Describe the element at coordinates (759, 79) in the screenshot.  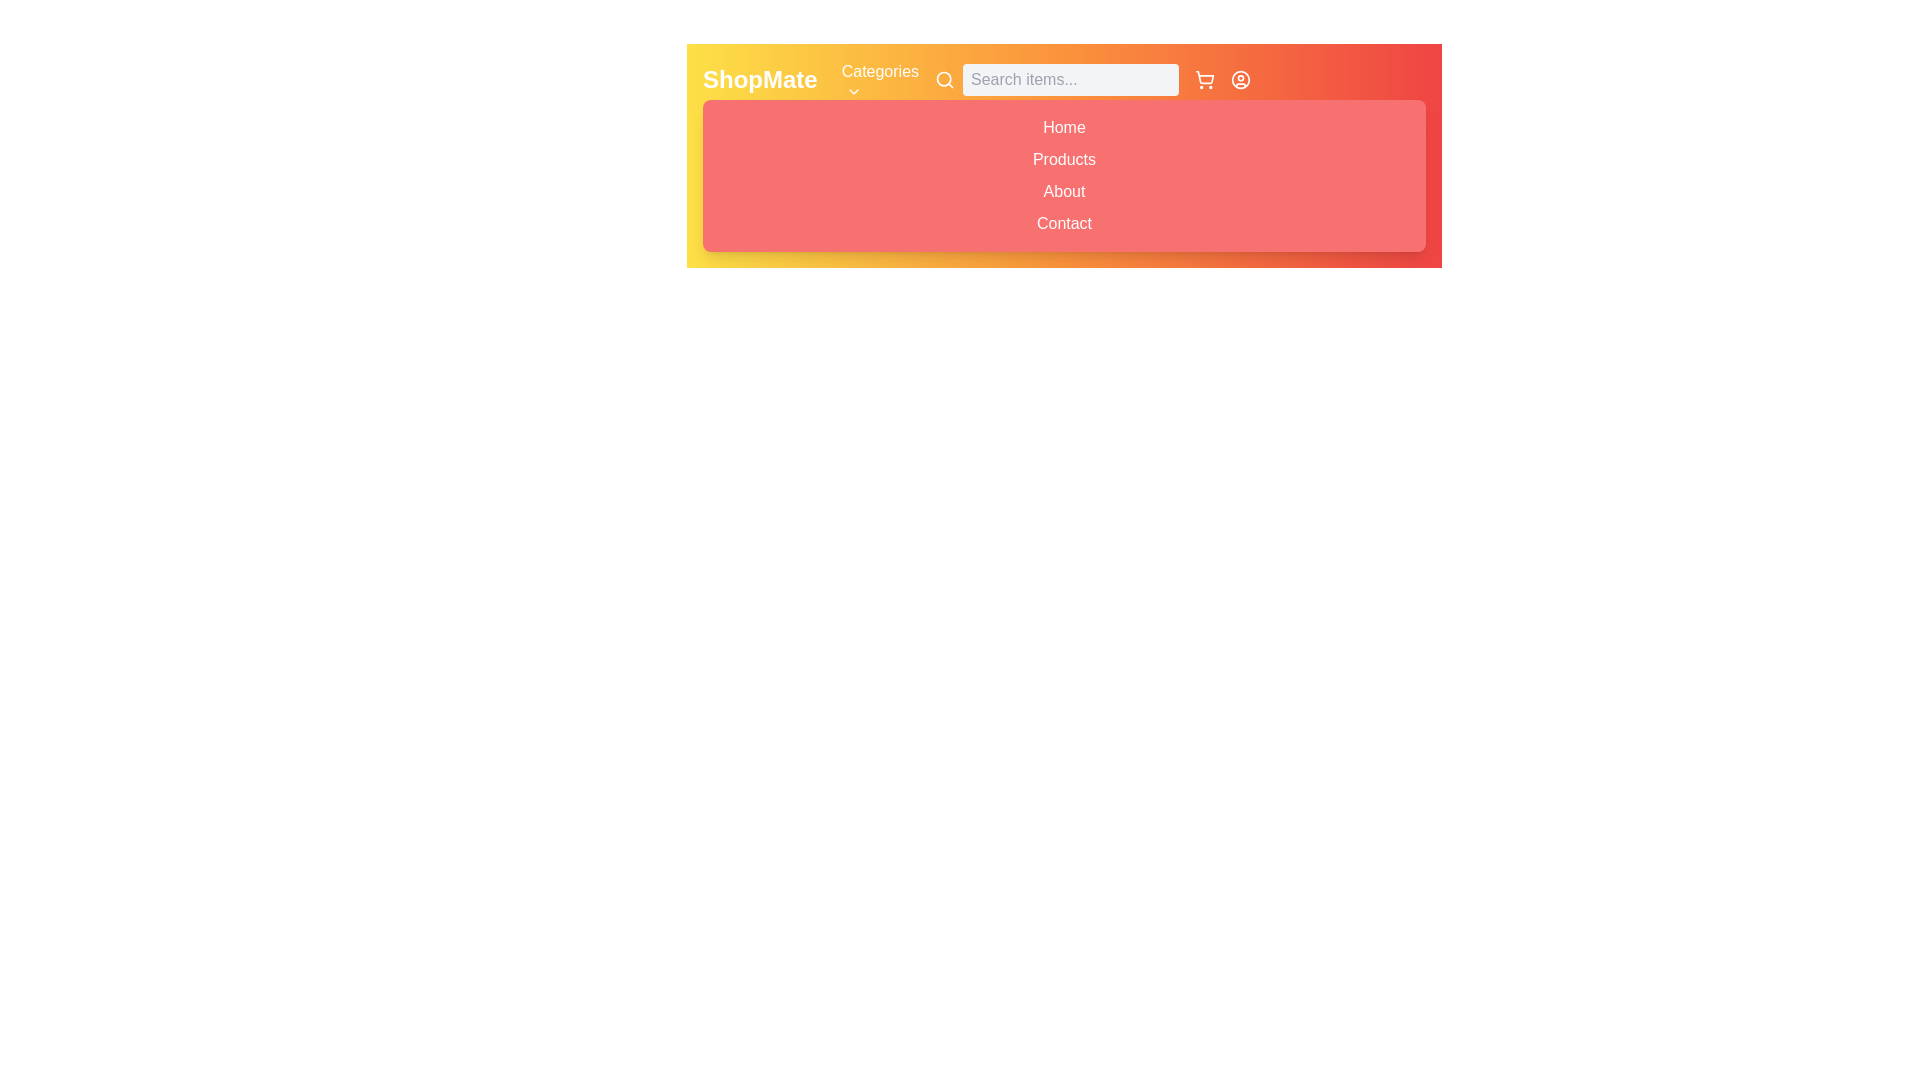
I see `the 'ShopMate' text label, which is styled in bold, large font and located on the left side of the top navigation bar` at that location.